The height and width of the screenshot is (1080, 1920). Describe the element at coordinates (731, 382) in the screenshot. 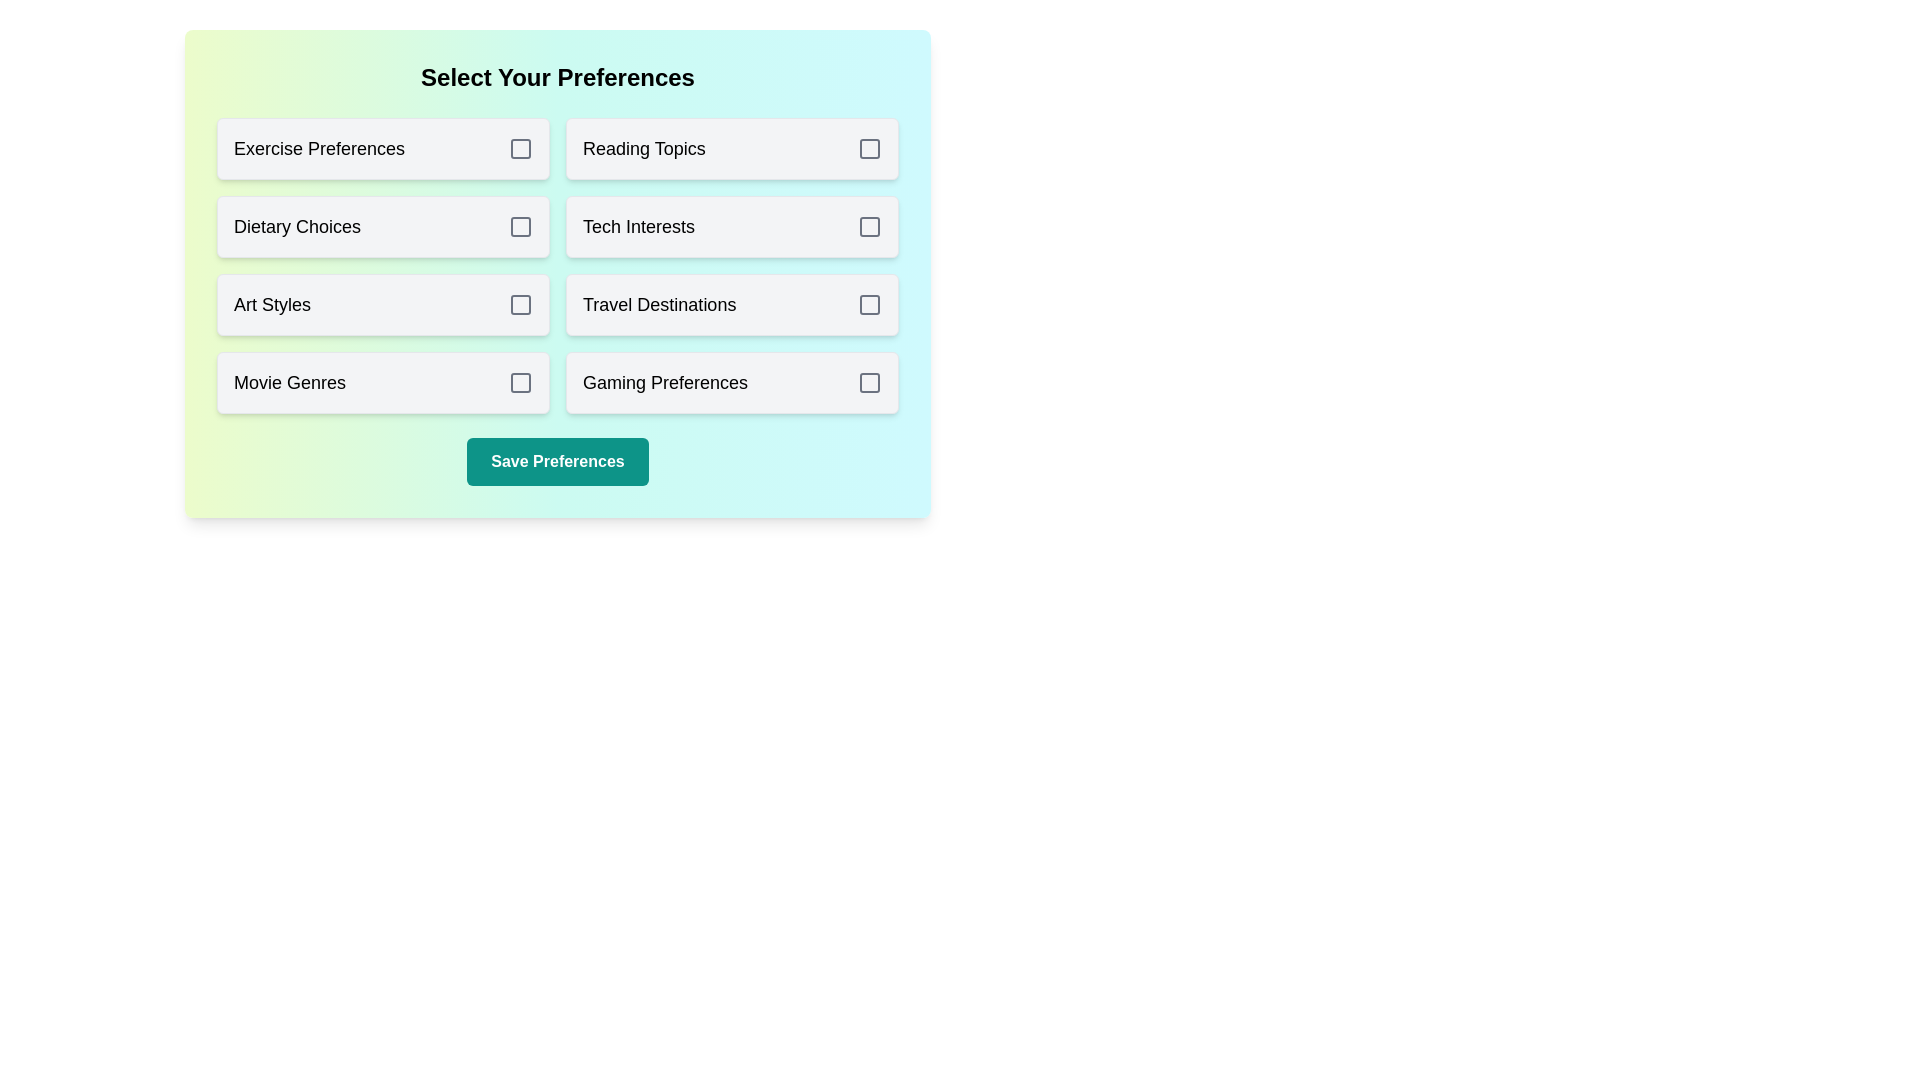

I see `the option Gaming Preferences to observe its hover effect` at that location.